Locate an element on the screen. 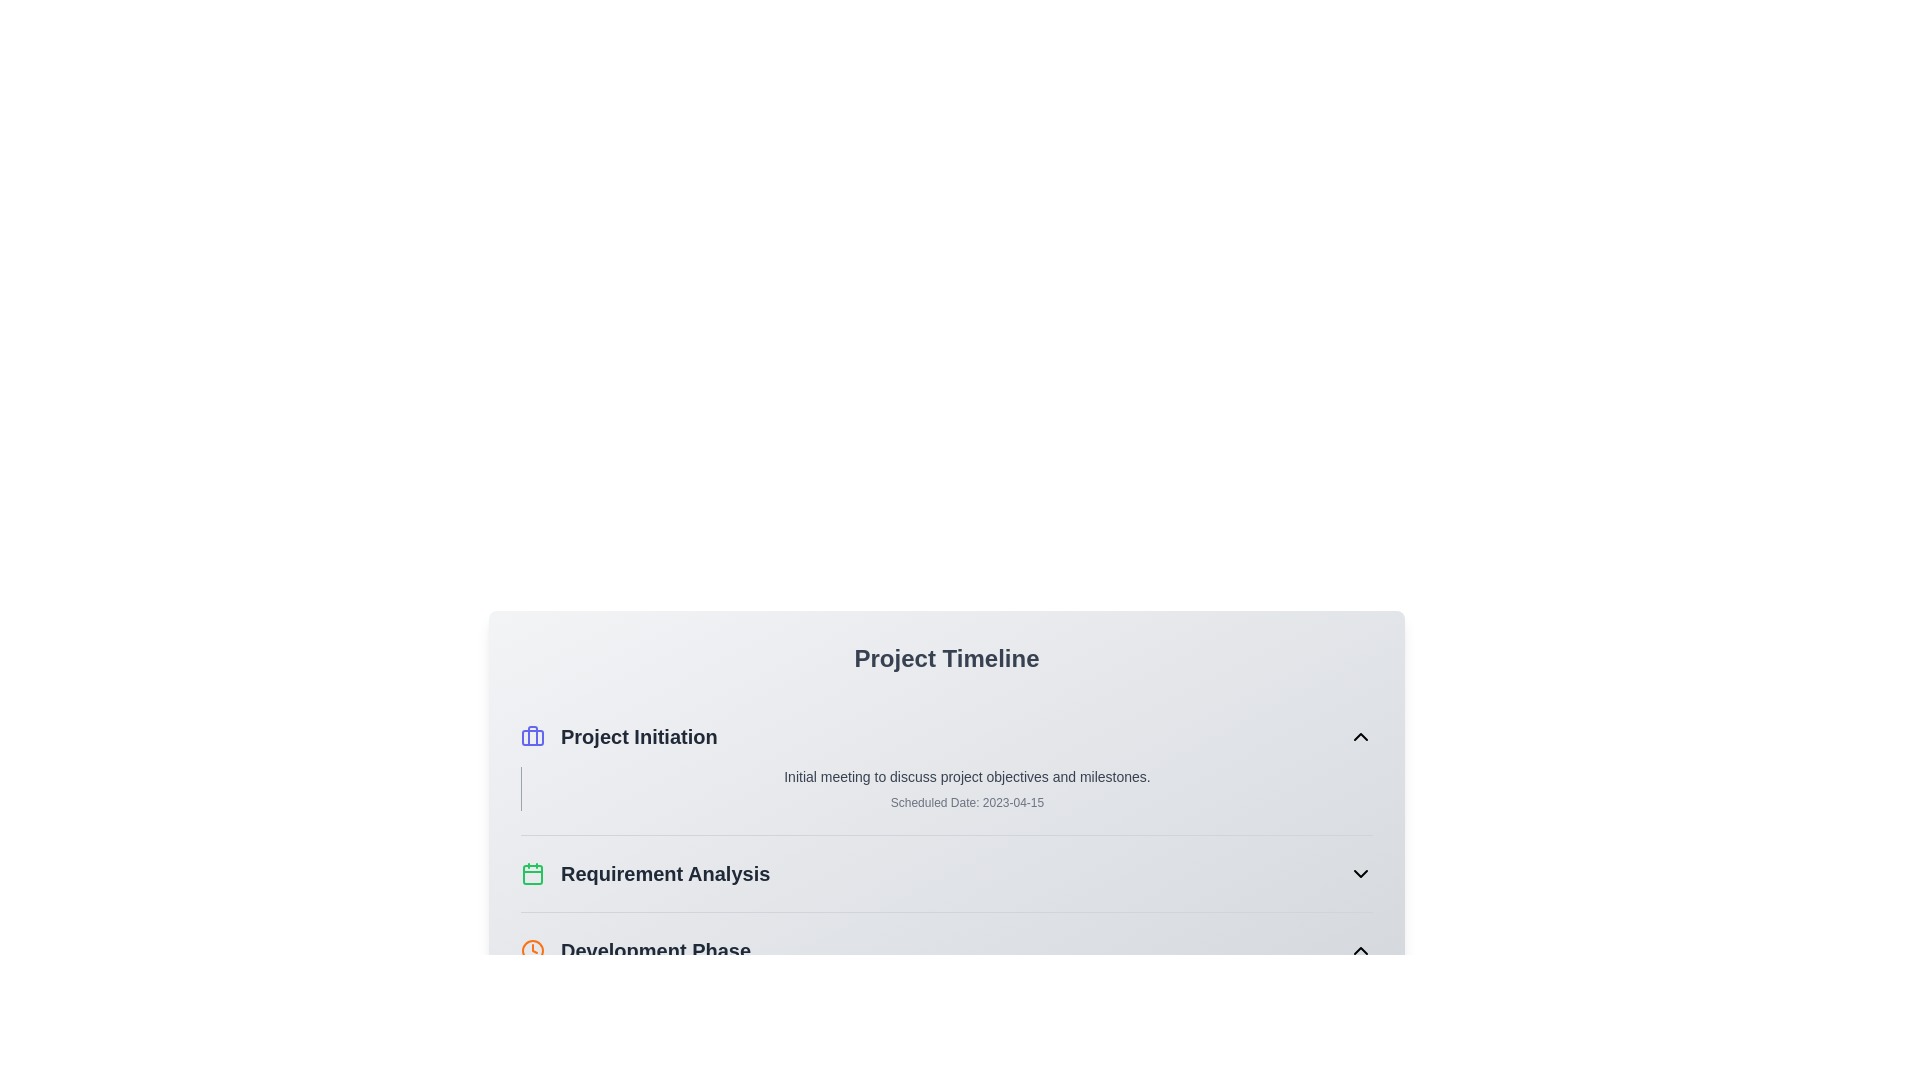 This screenshot has height=1080, width=1920. the chevron icon at the far right end of the 'Requirement Analysis' row is located at coordinates (1360, 873).